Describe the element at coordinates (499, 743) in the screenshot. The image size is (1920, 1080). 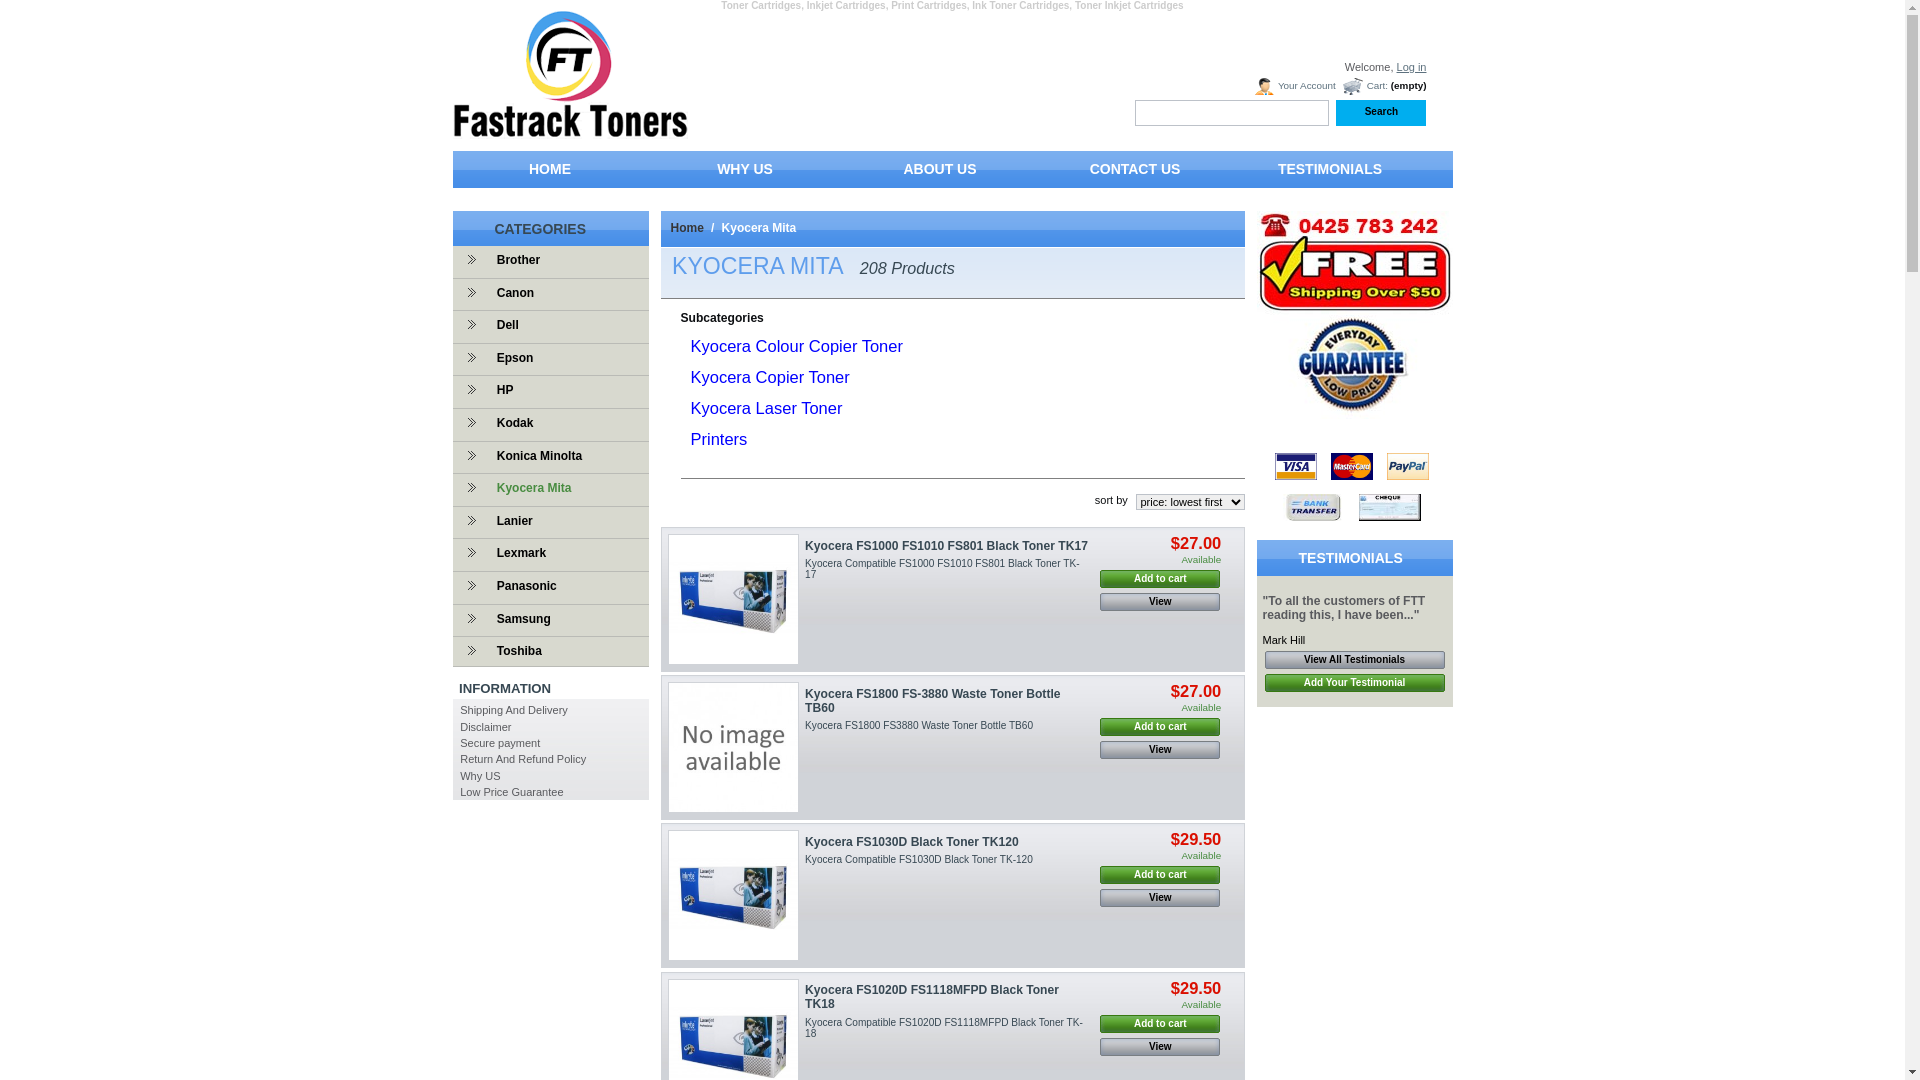
I see `'Secure payment'` at that location.